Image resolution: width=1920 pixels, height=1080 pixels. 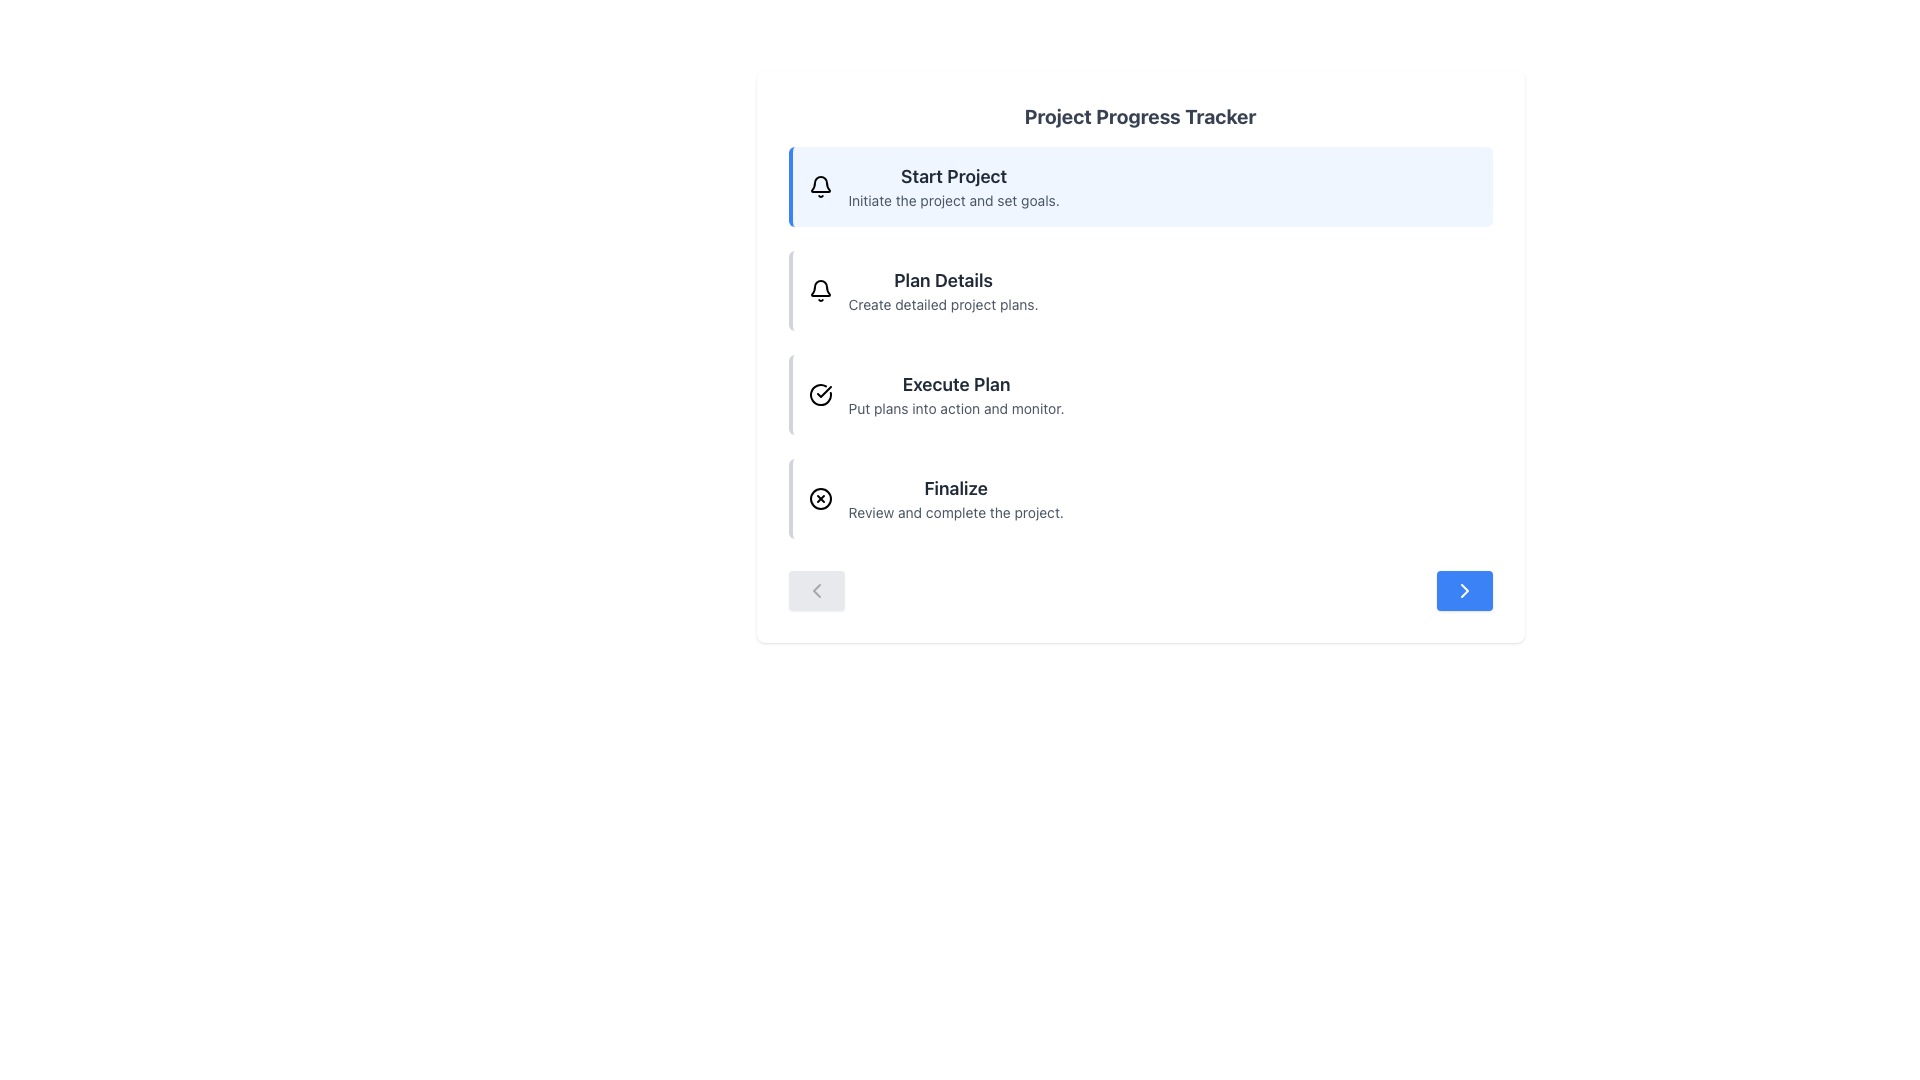 What do you see at coordinates (955, 512) in the screenshot?
I see `the static text element displaying 'Review and complete the project.' which is styled in gray and located under the 'Finalize' header in the project progress tracker interface` at bounding box center [955, 512].